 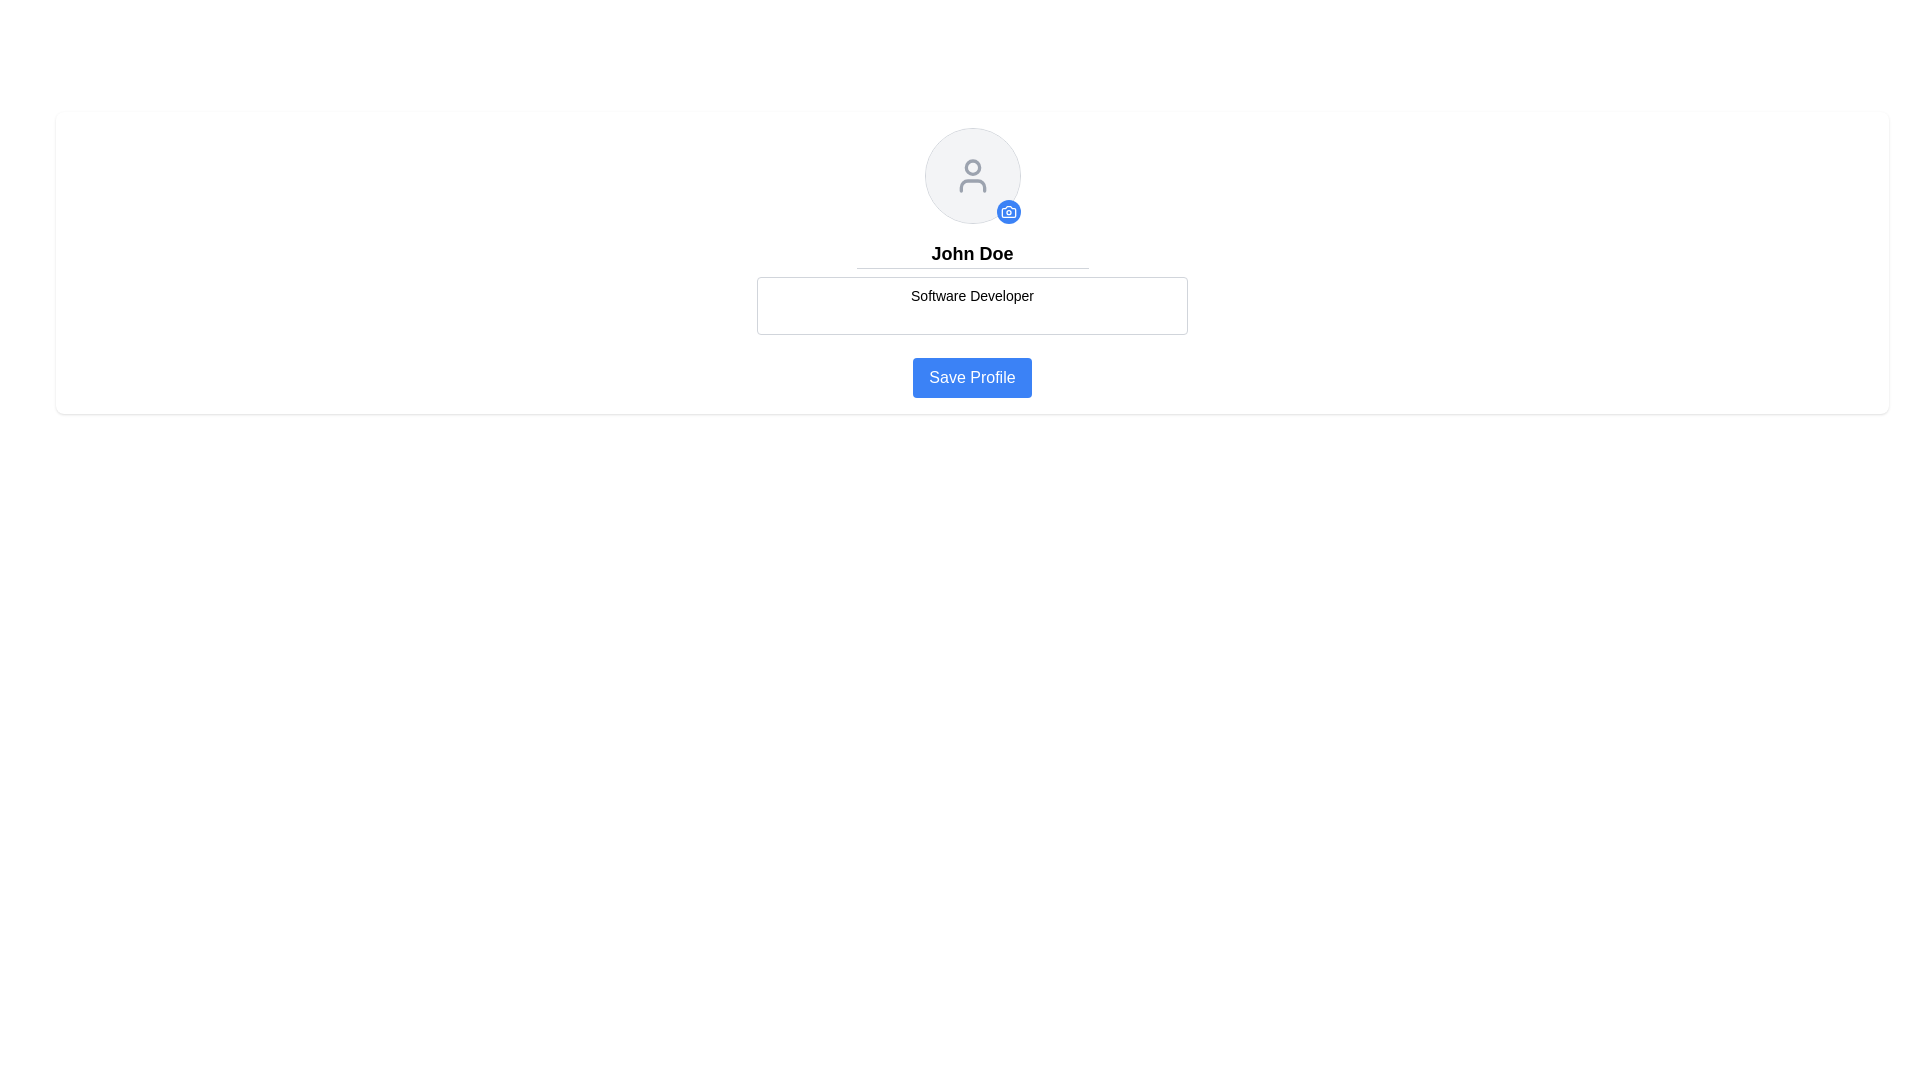 I want to click on the icon button located in the top-right corner of the circular profile image to initiate a profile picture upload, so click(x=1008, y=212).